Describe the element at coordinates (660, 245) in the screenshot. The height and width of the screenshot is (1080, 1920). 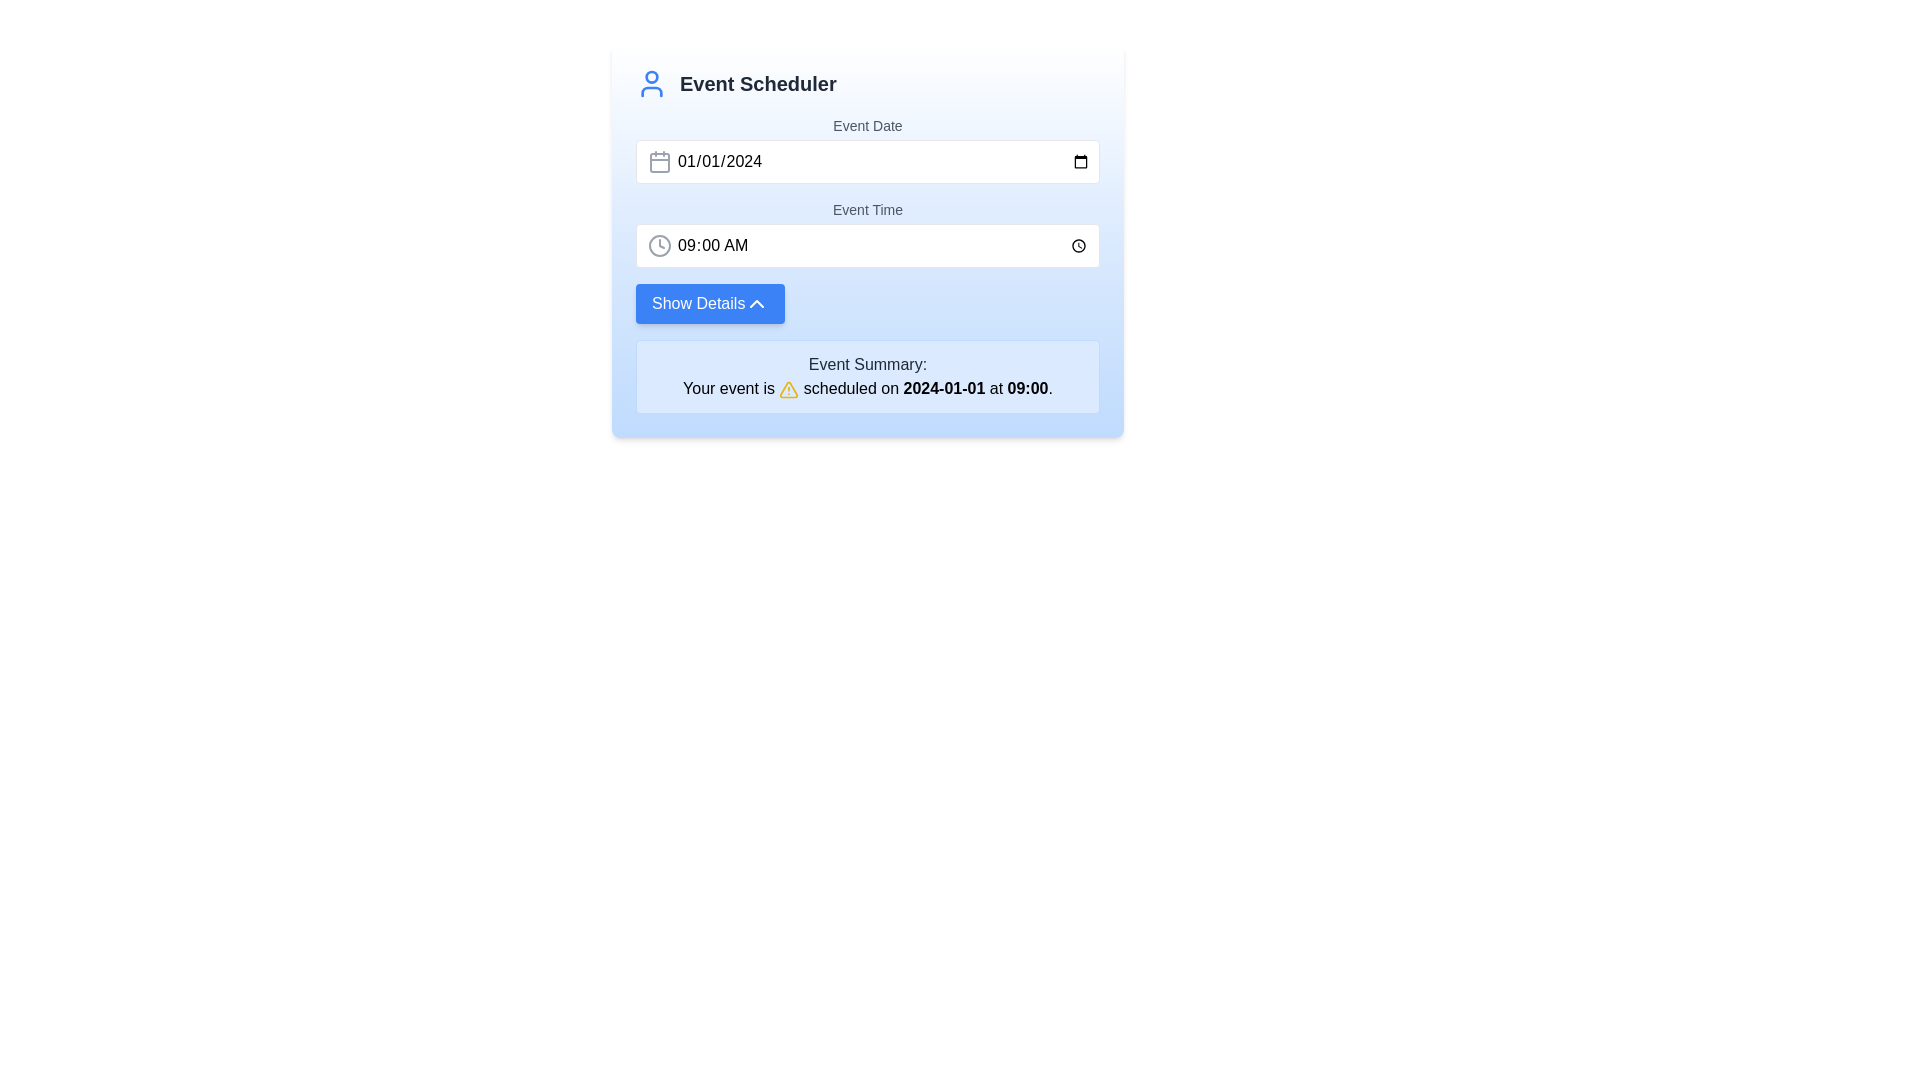
I see `the circular graphical element that represents the clock icon, which is located to the left of the 'Event Time' text field` at that location.